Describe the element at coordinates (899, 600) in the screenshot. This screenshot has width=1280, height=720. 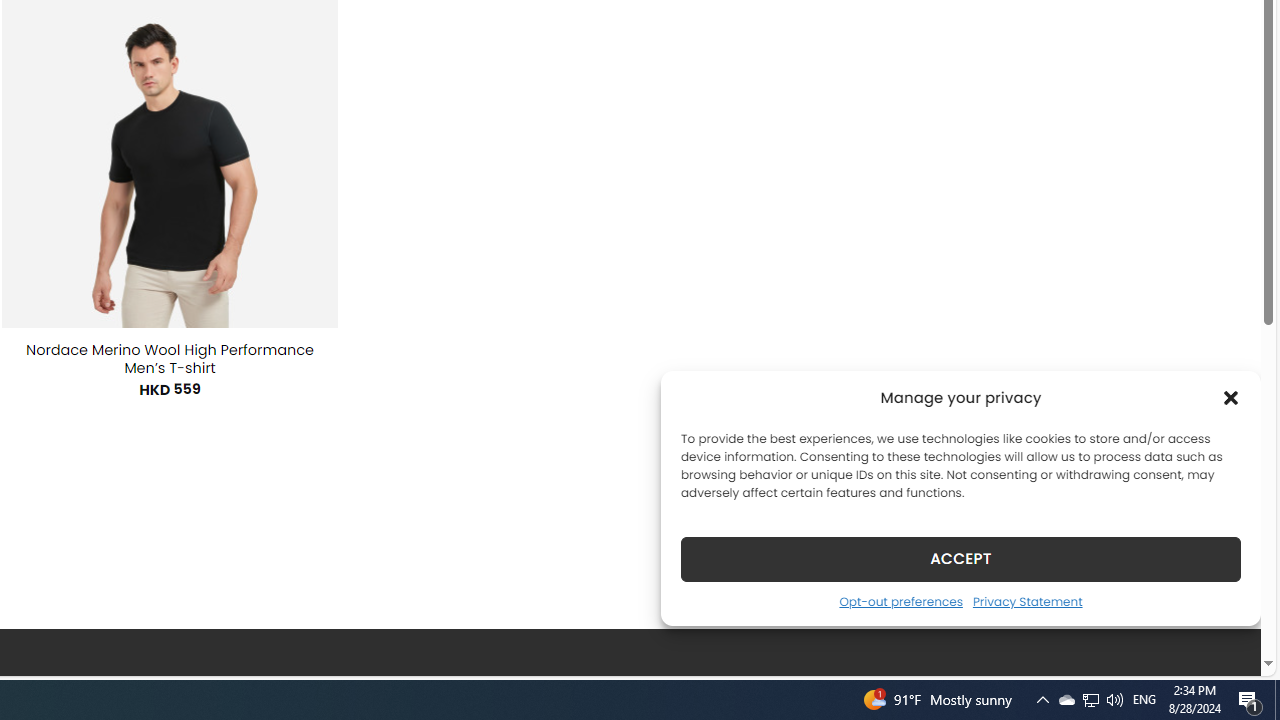
I see `'Opt-out preferences'` at that location.